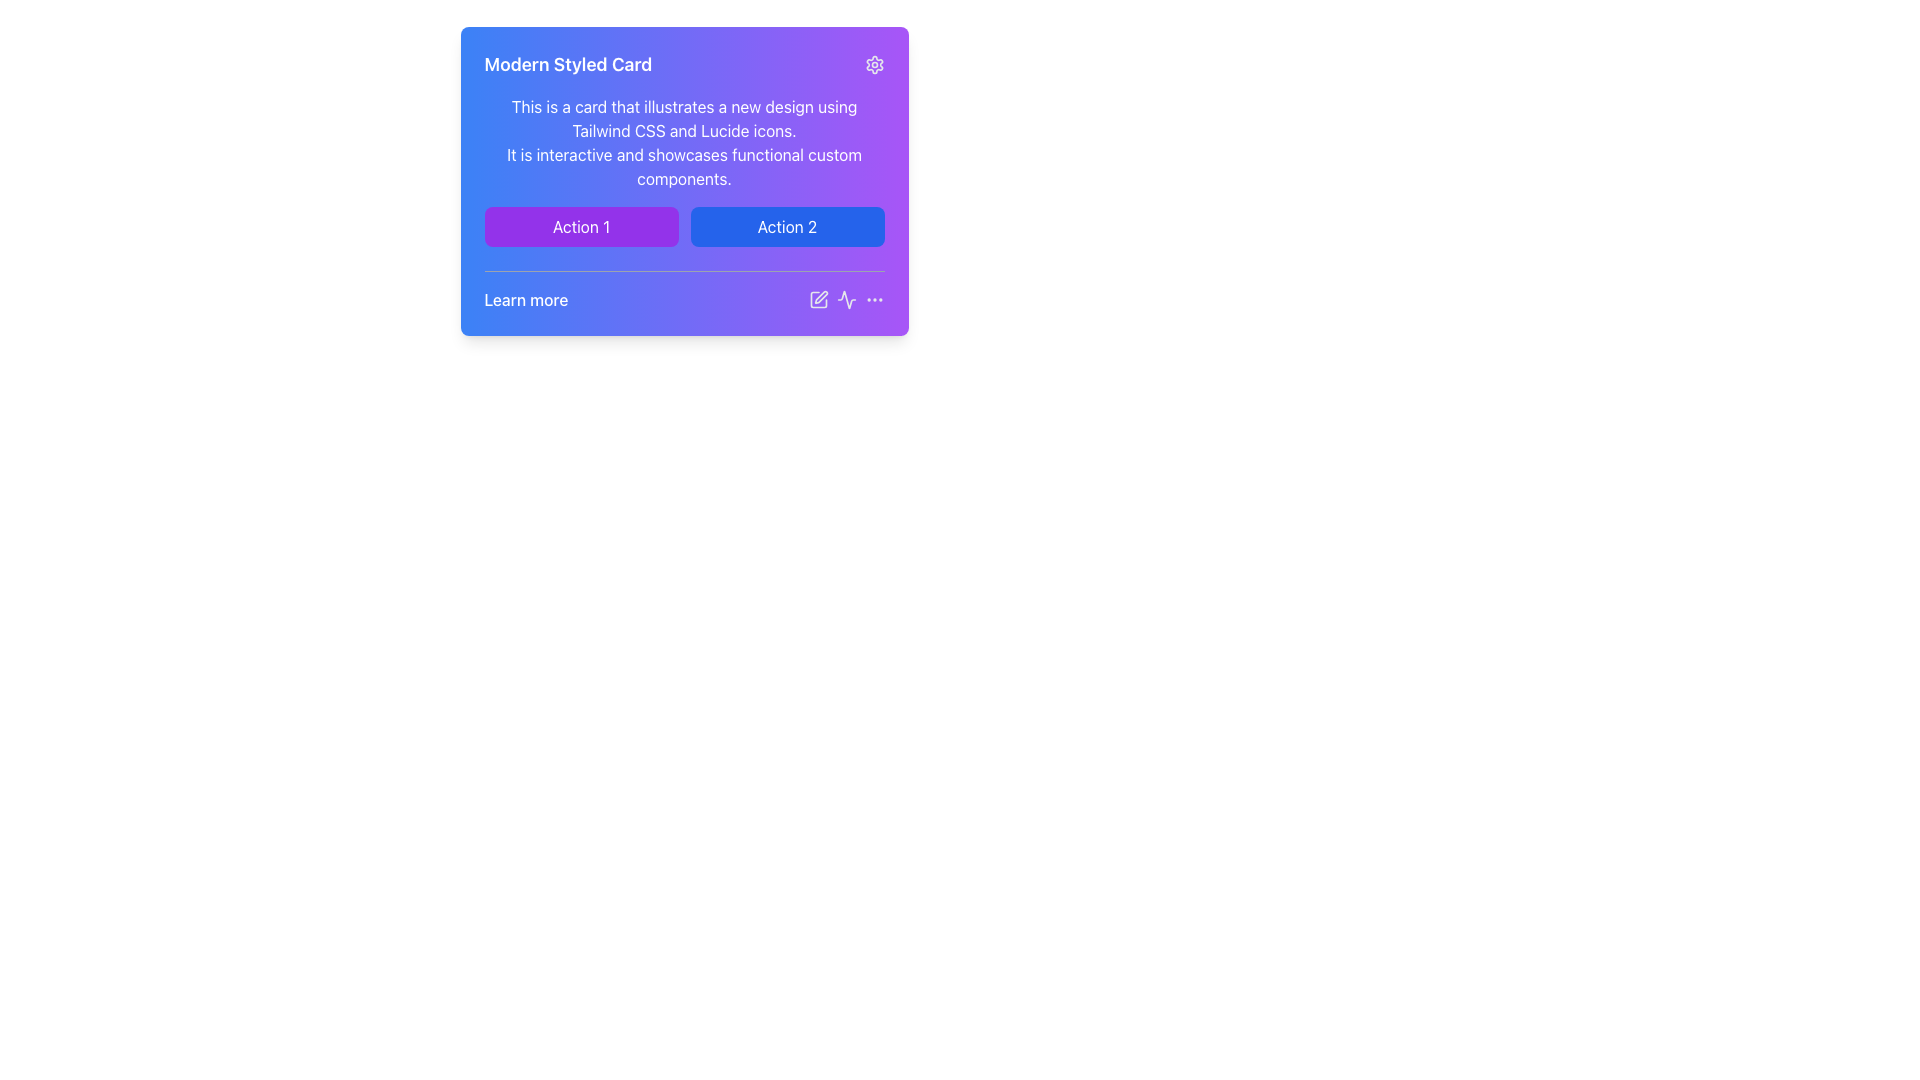 The width and height of the screenshot is (1920, 1080). I want to click on the 'Learn more' hyperlink styled in white with an underline effect, located at the bottom left of the colorful card interface, so click(684, 291).